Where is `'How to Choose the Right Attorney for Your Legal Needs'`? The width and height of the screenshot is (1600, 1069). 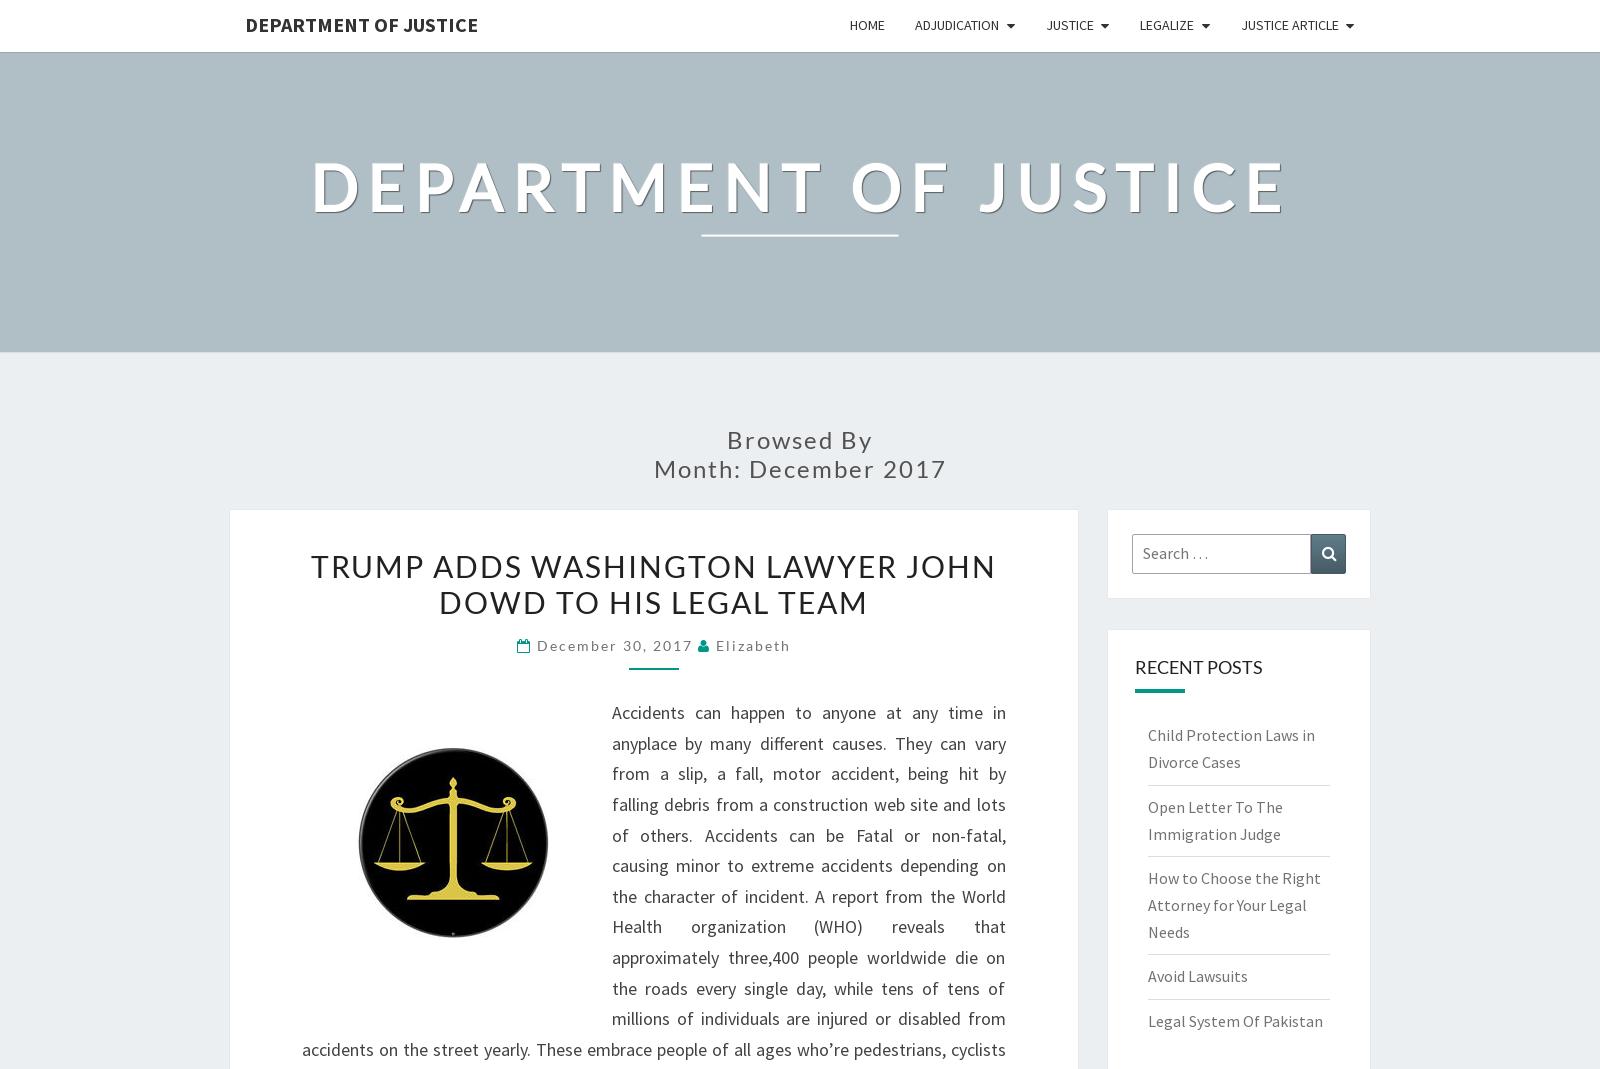 'How to Choose the Right Attorney for Your Legal Needs' is located at coordinates (1232, 903).